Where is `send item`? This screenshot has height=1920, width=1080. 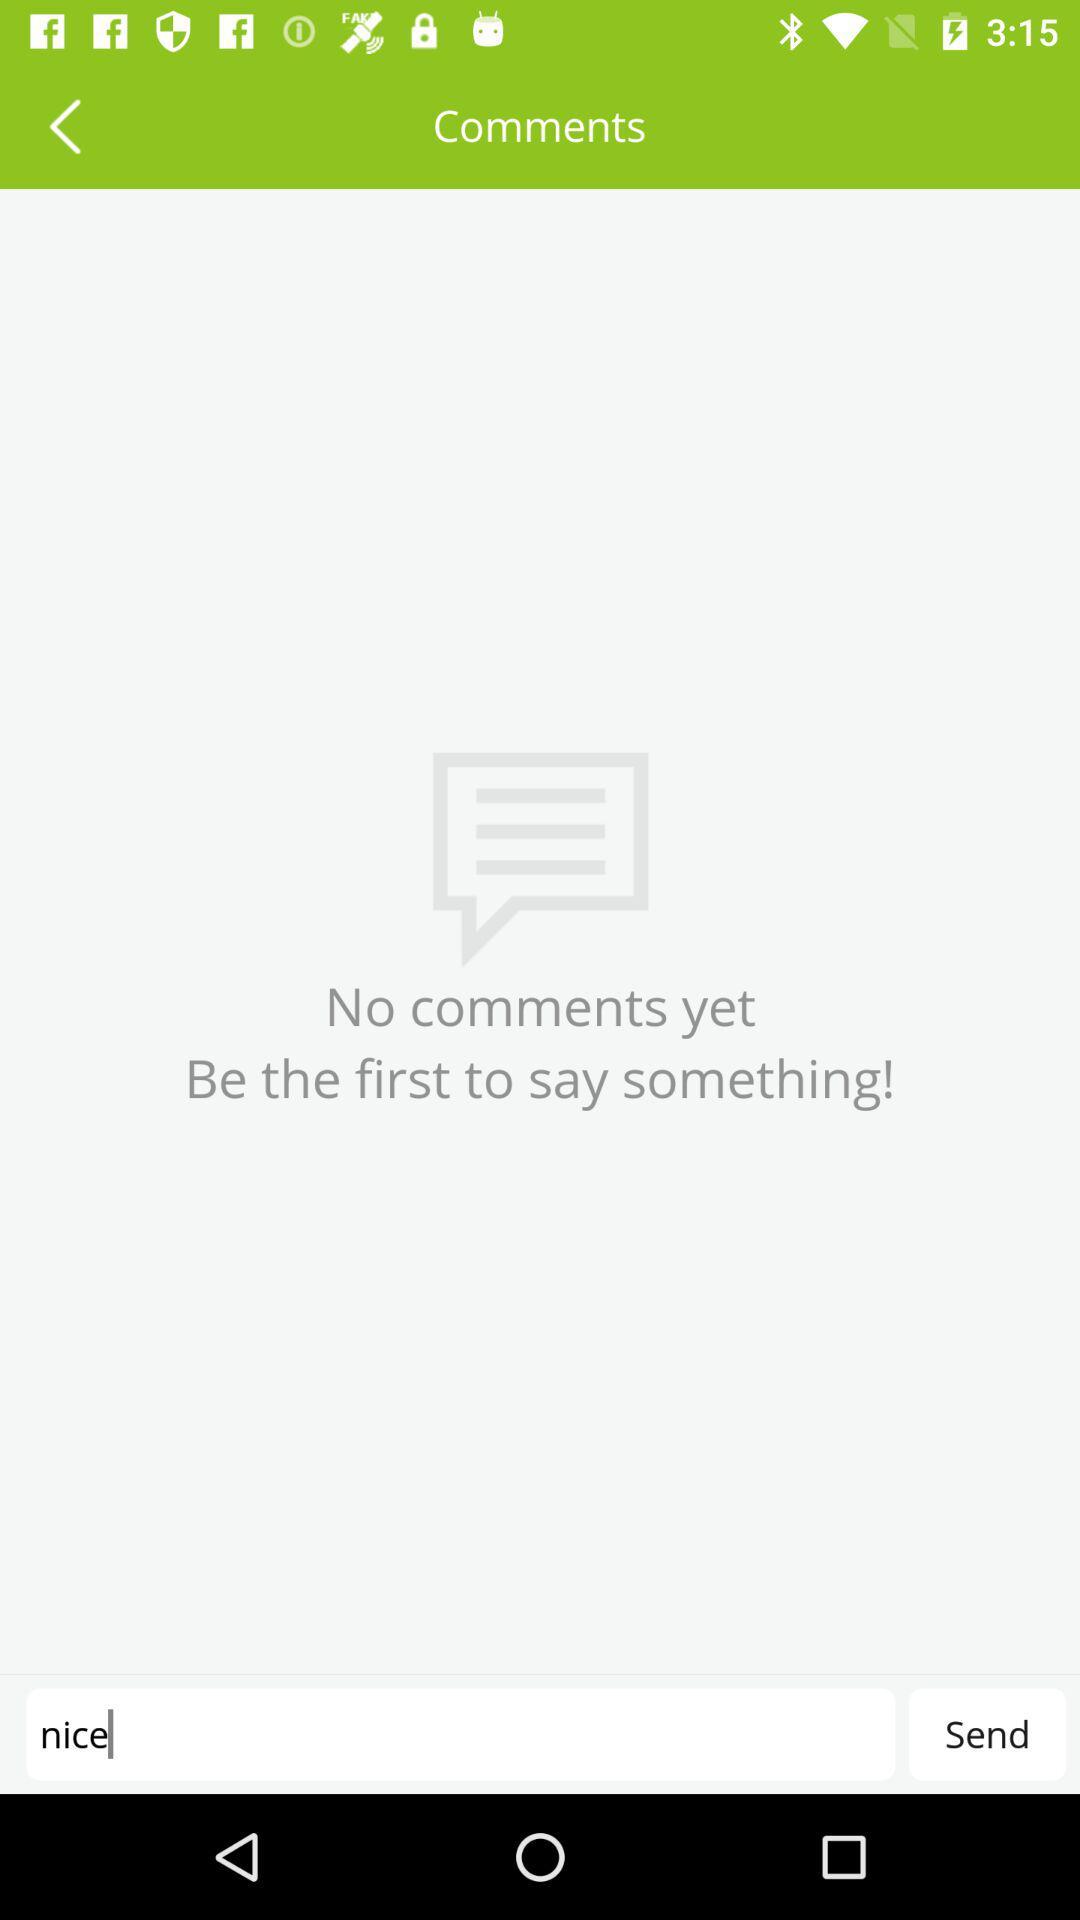 send item is located at coordinates (986, 1733).